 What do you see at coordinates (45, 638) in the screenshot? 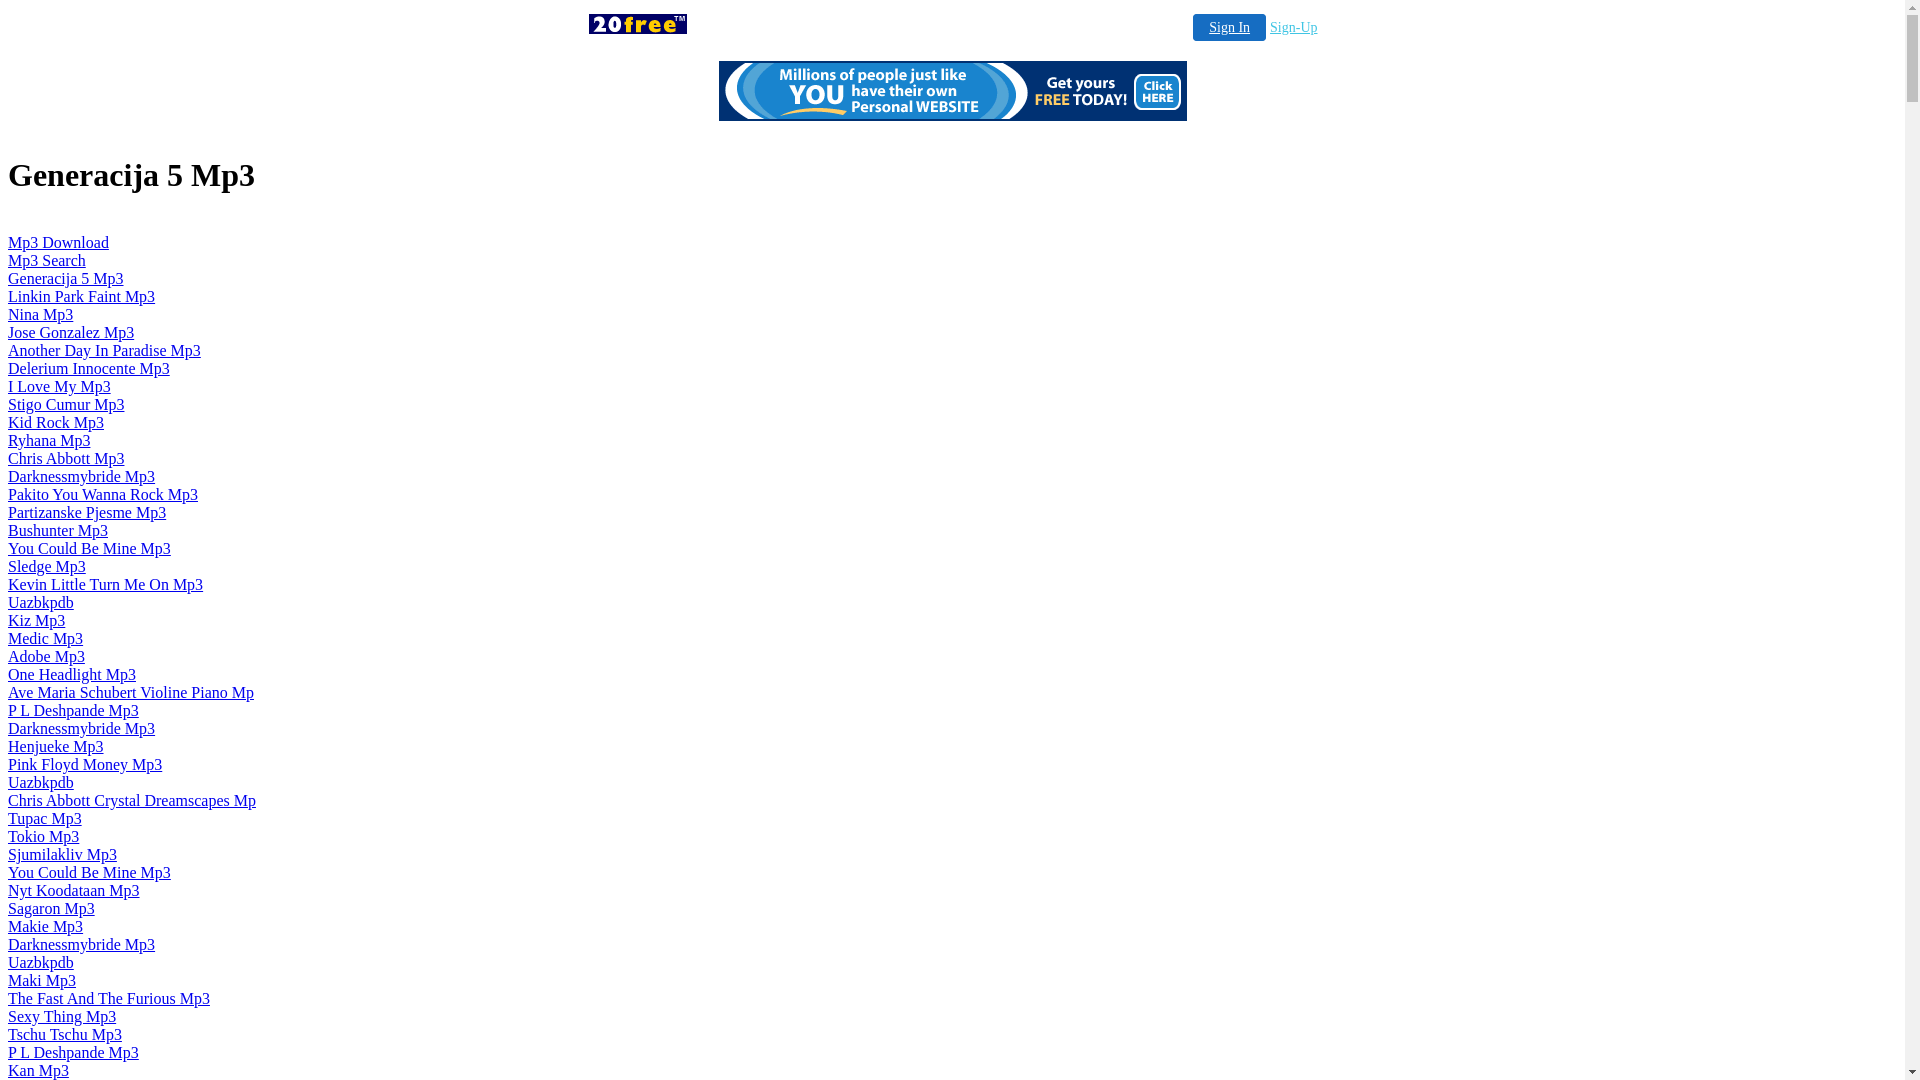
I see `'Medic Mp3'` at bounding box center [45, 638].